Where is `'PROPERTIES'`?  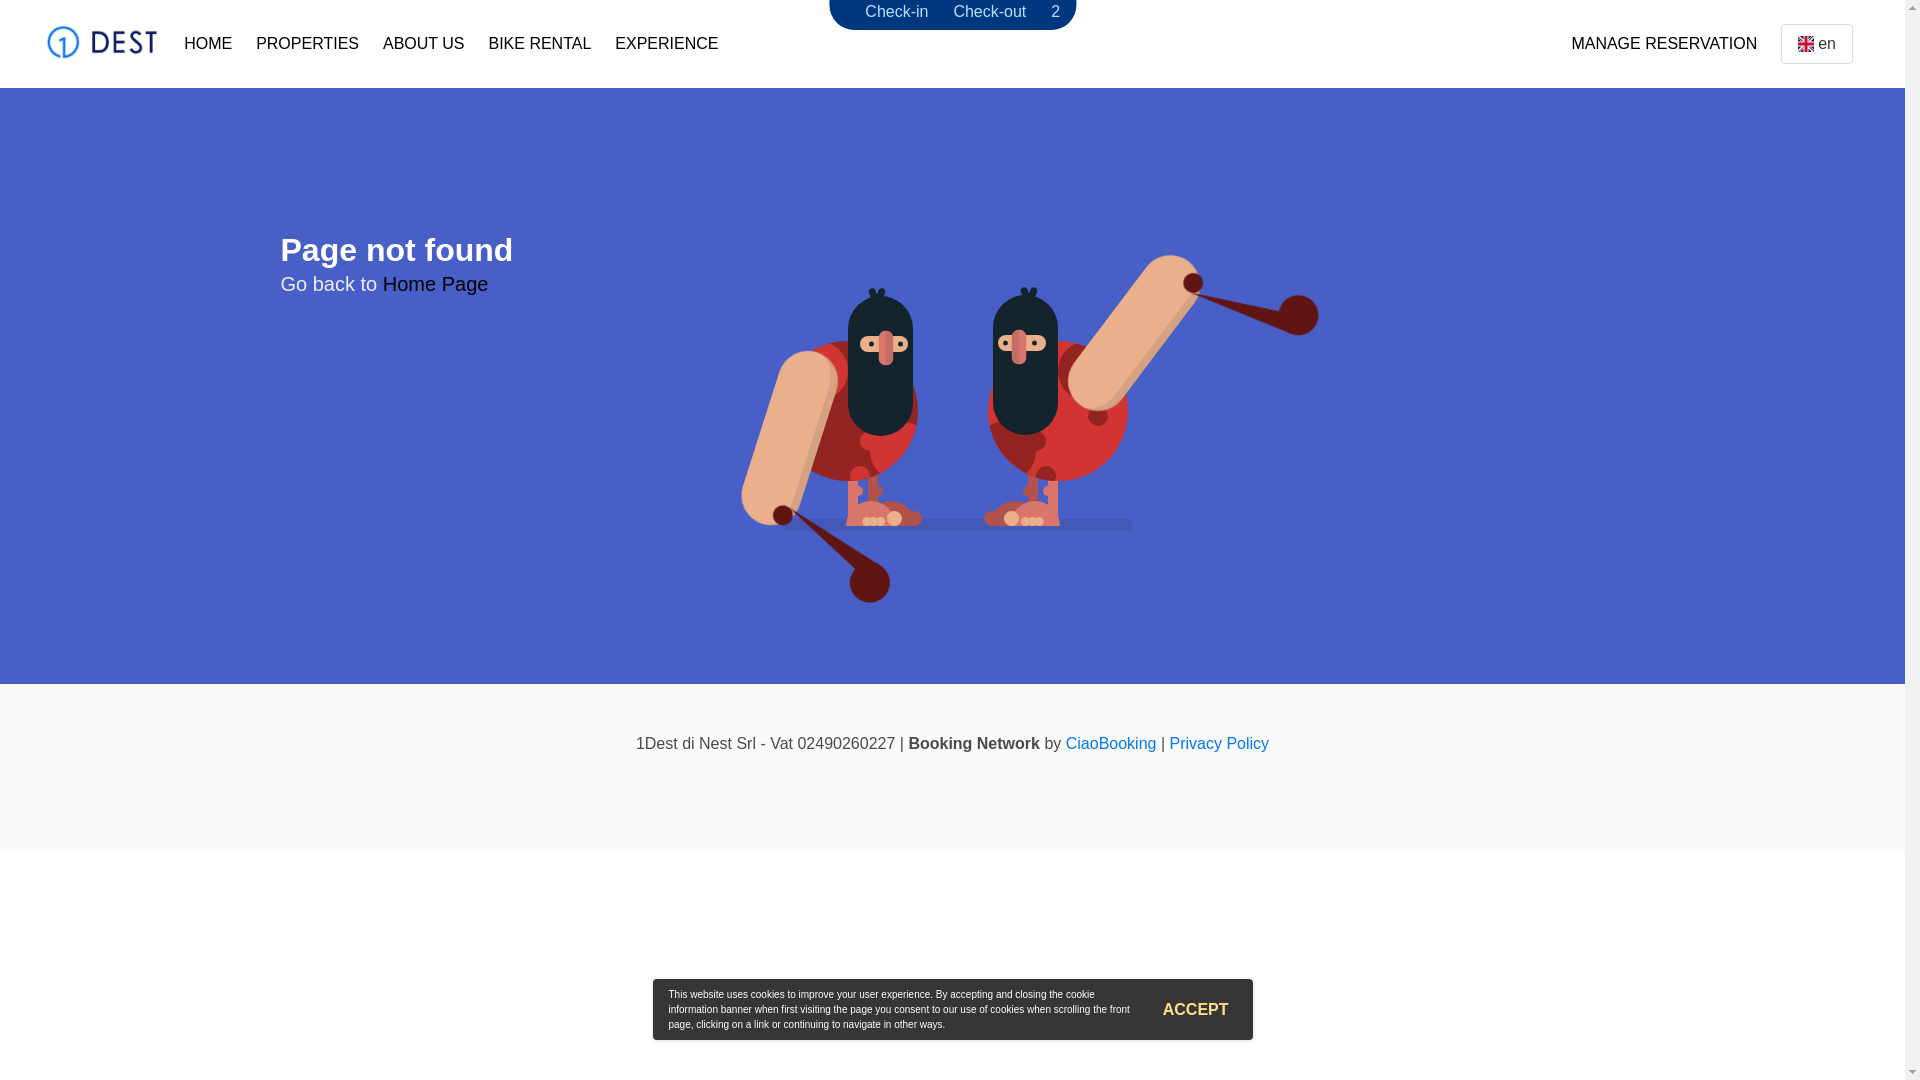
'PROPERTIES' is located at coordinates (243, 43).